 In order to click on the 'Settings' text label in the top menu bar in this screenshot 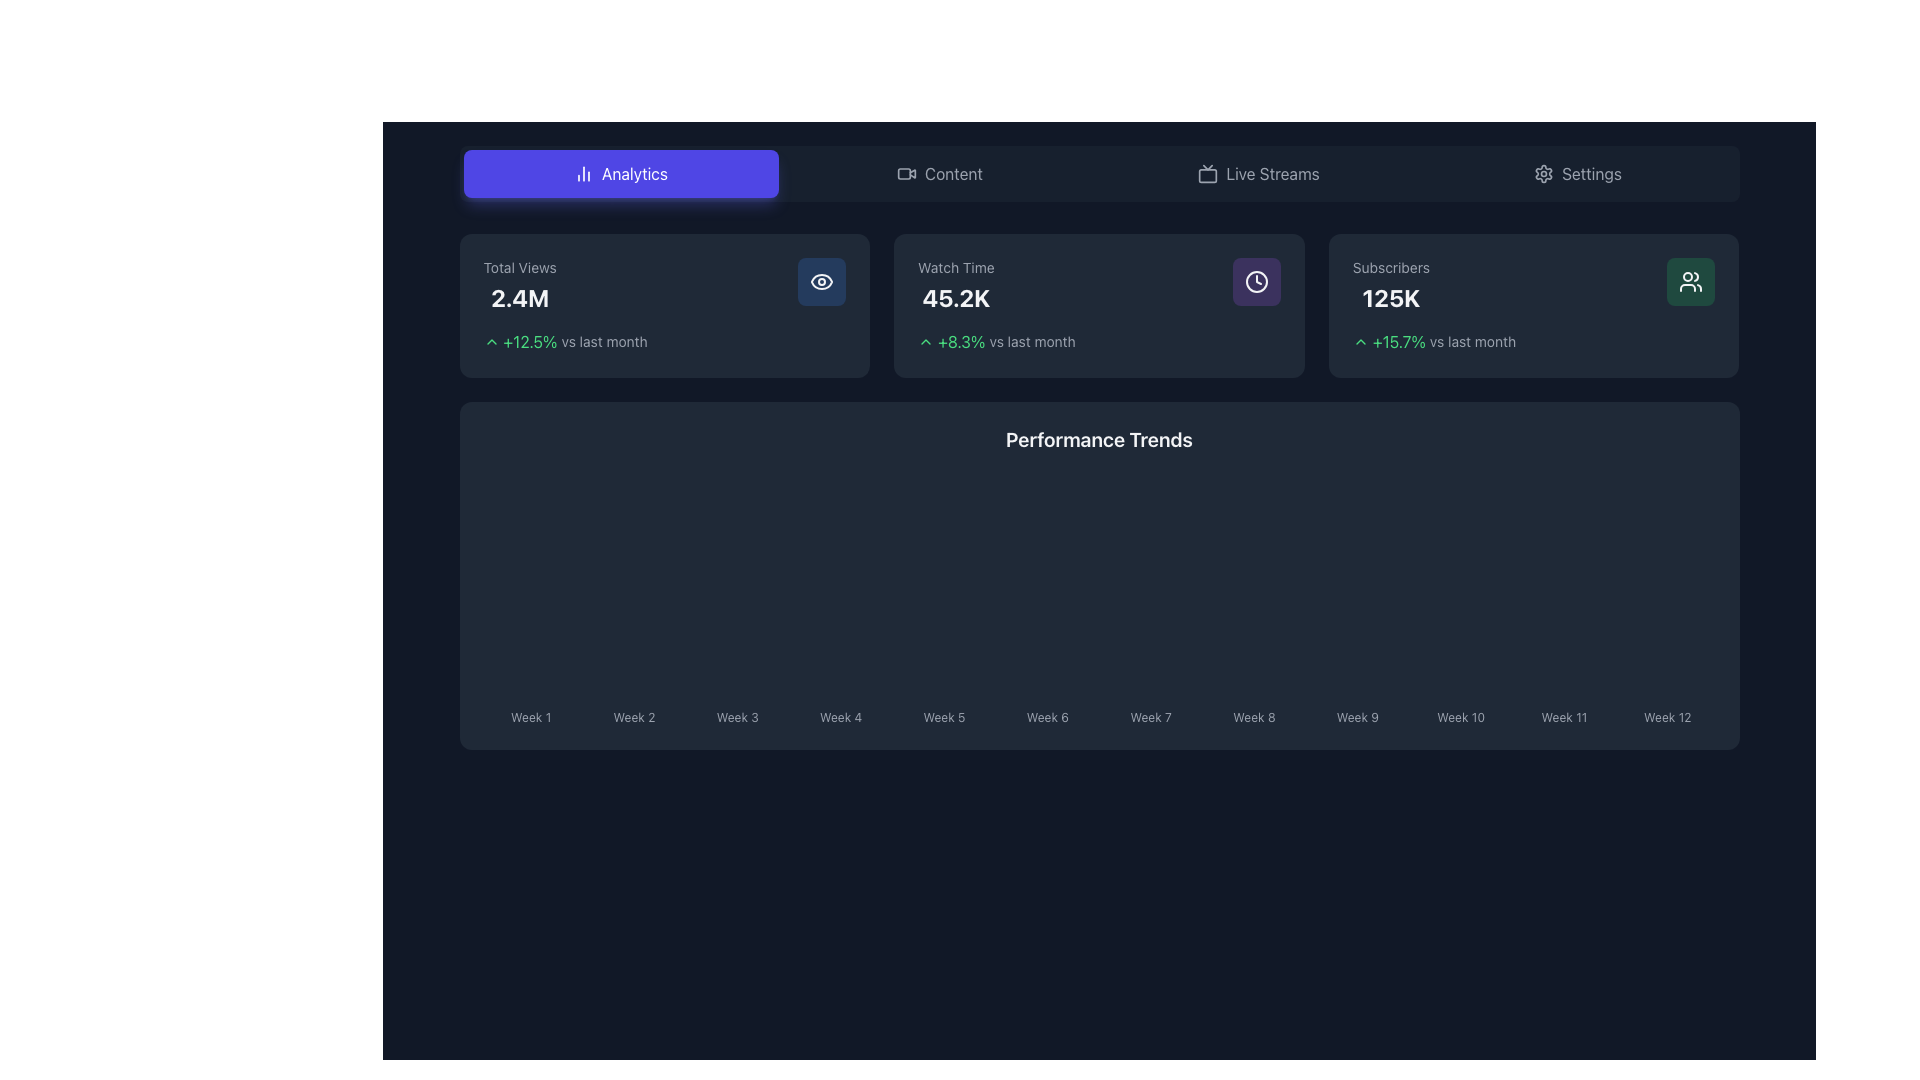, I will do `click(1591, 172)`.